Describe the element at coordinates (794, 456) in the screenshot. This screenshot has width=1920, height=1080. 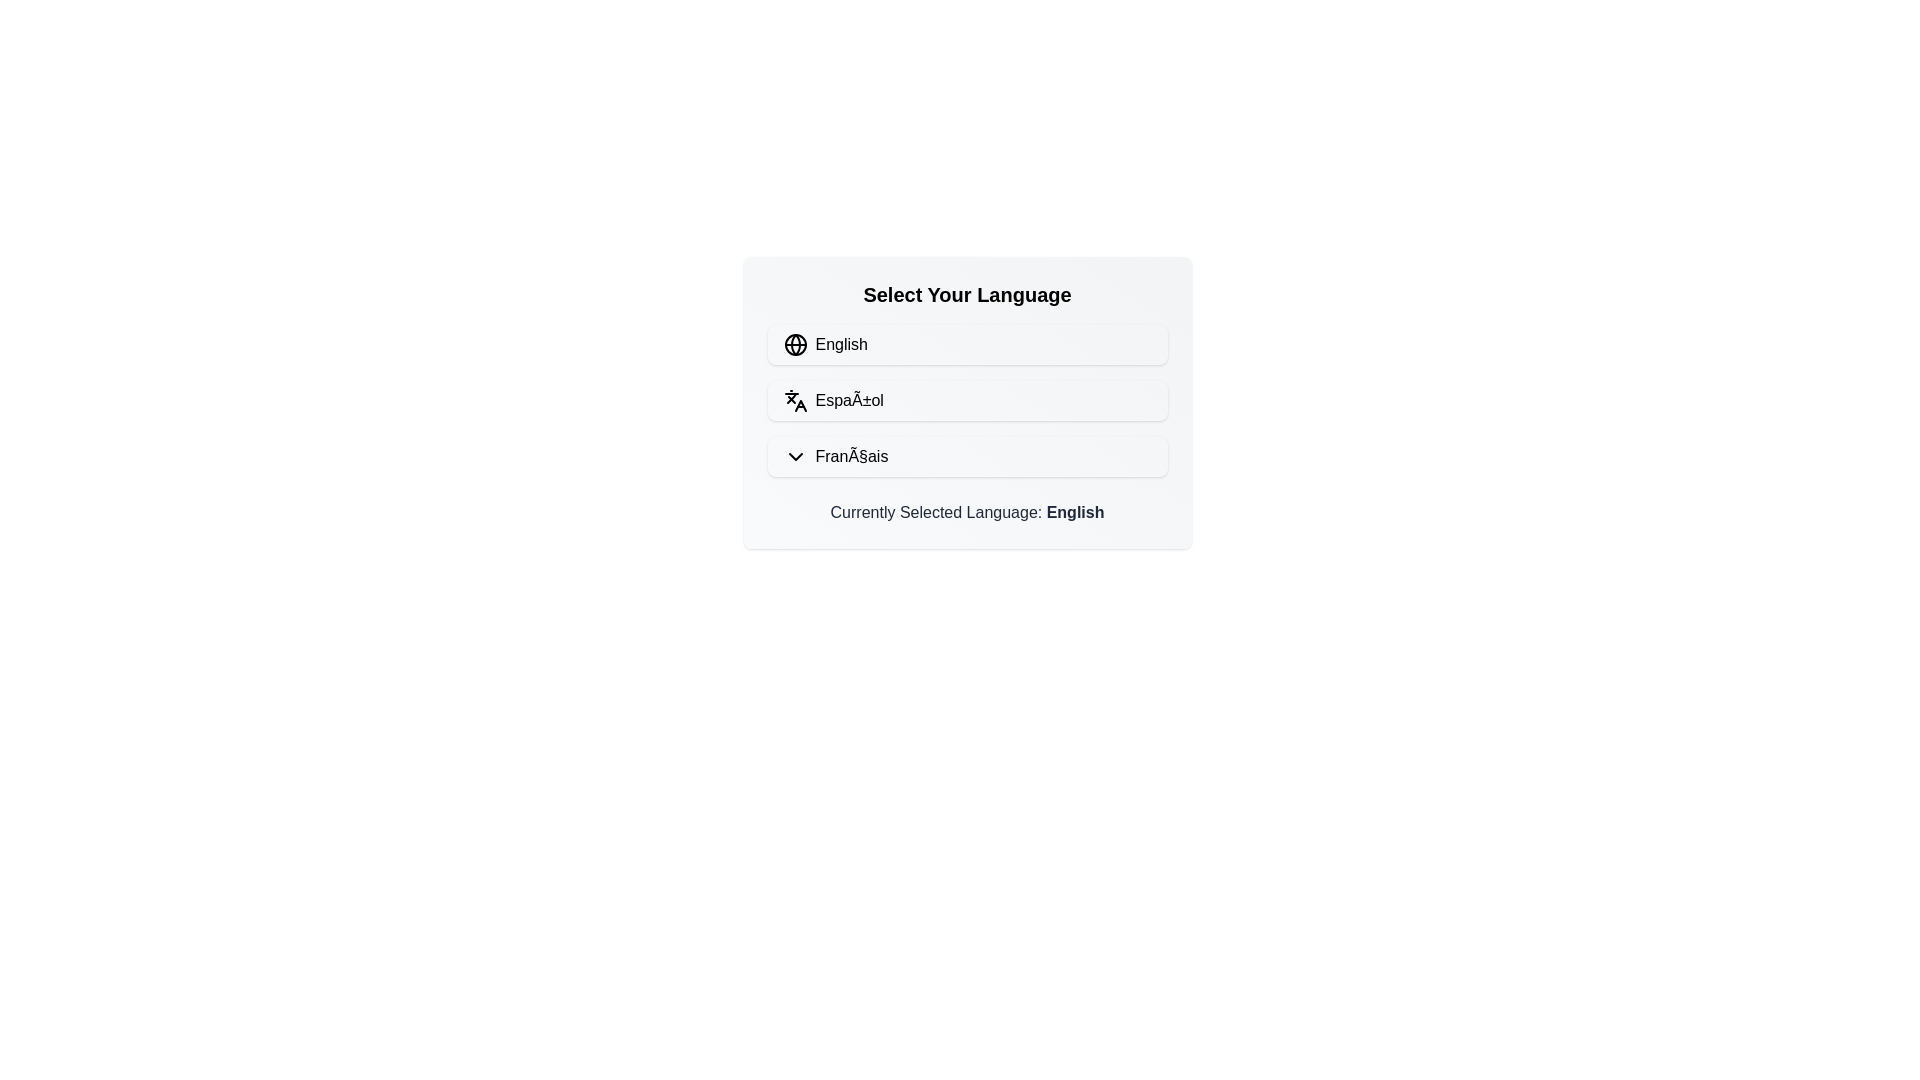
I see `the downward-pointing chevron icon located to the left of the text 'Français'` at that location.